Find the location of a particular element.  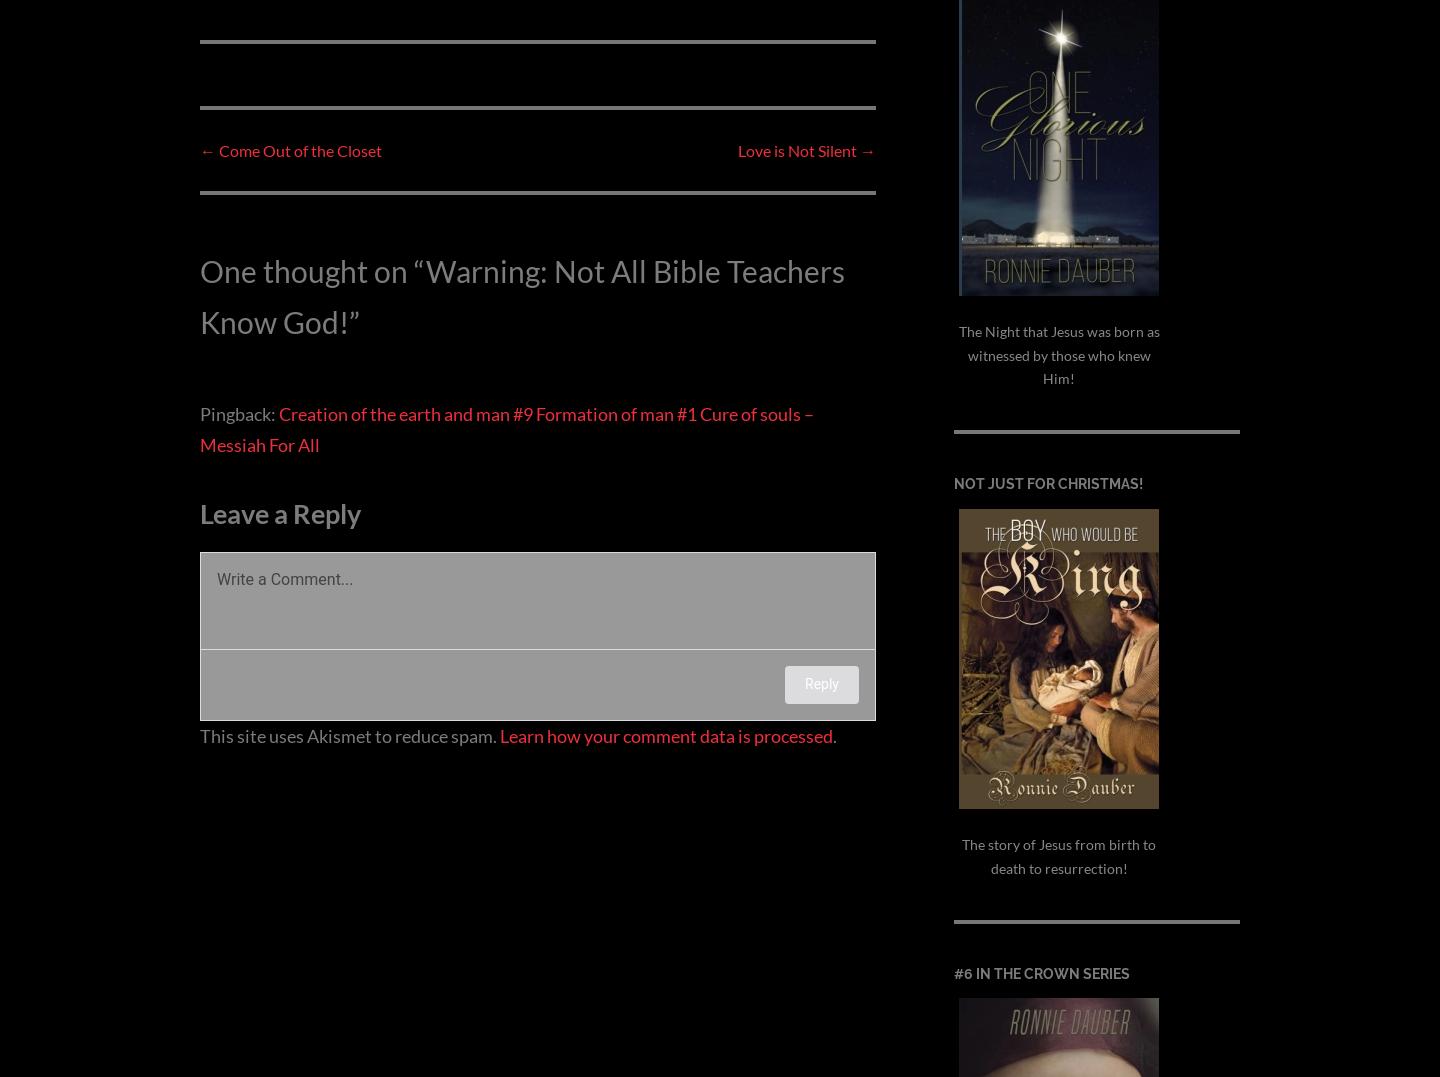

'#6 in the Crown Series' is located at coordinates (1041, 972).